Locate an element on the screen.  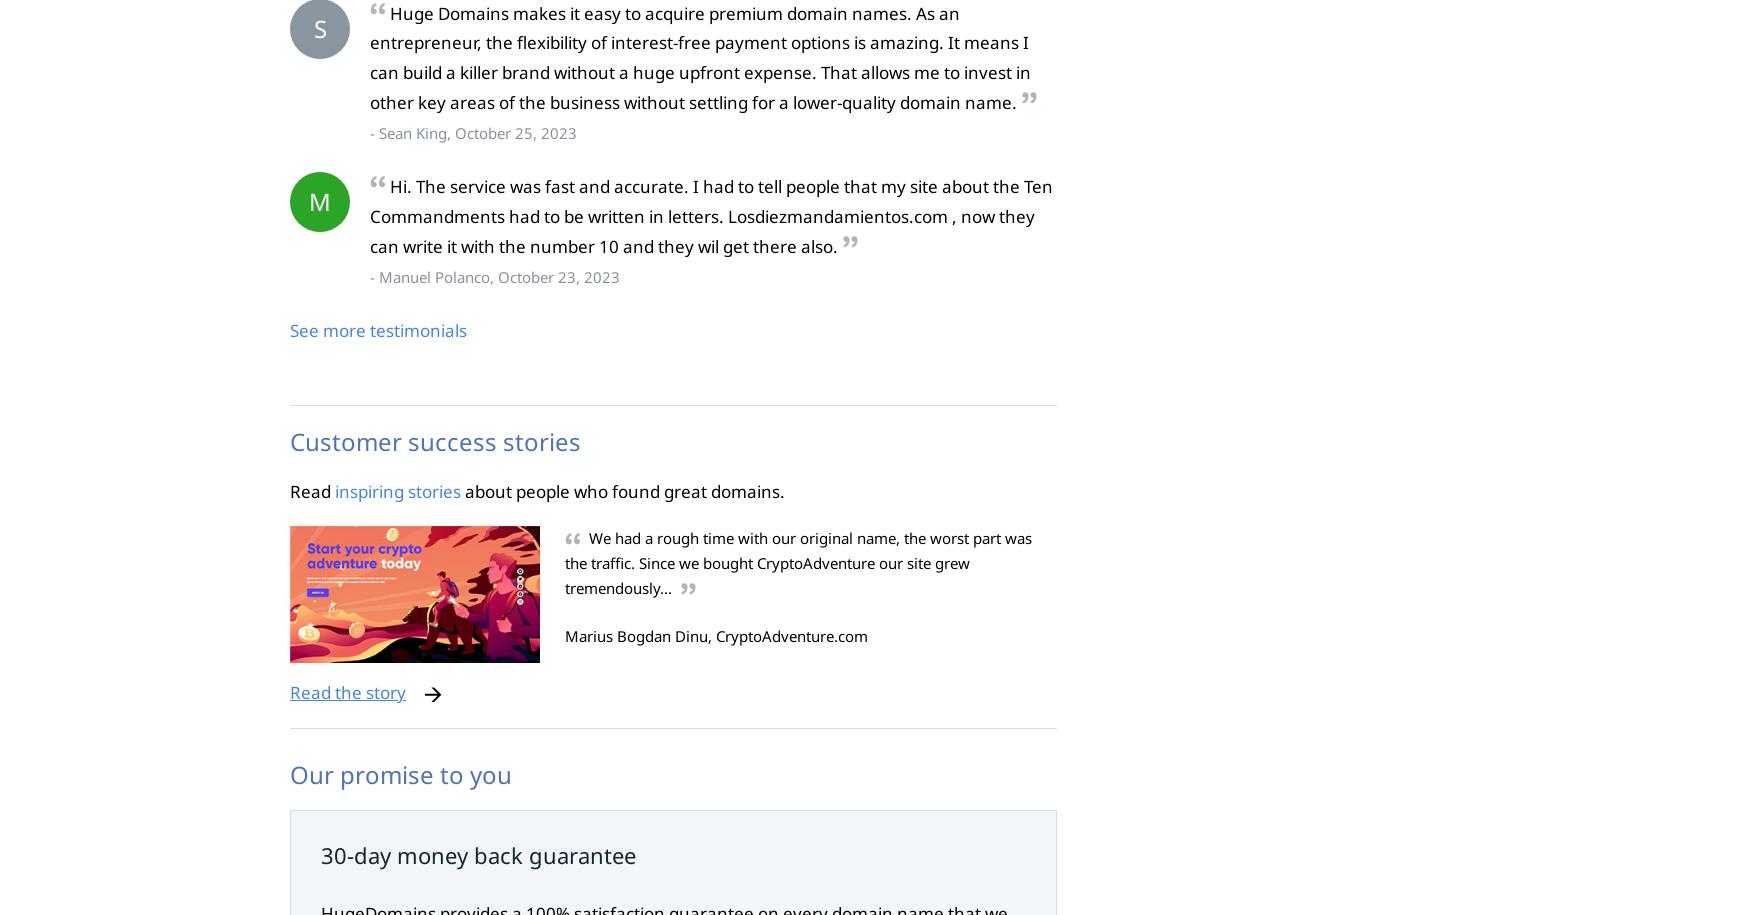
'Read' is located at coordinates (311, 489).